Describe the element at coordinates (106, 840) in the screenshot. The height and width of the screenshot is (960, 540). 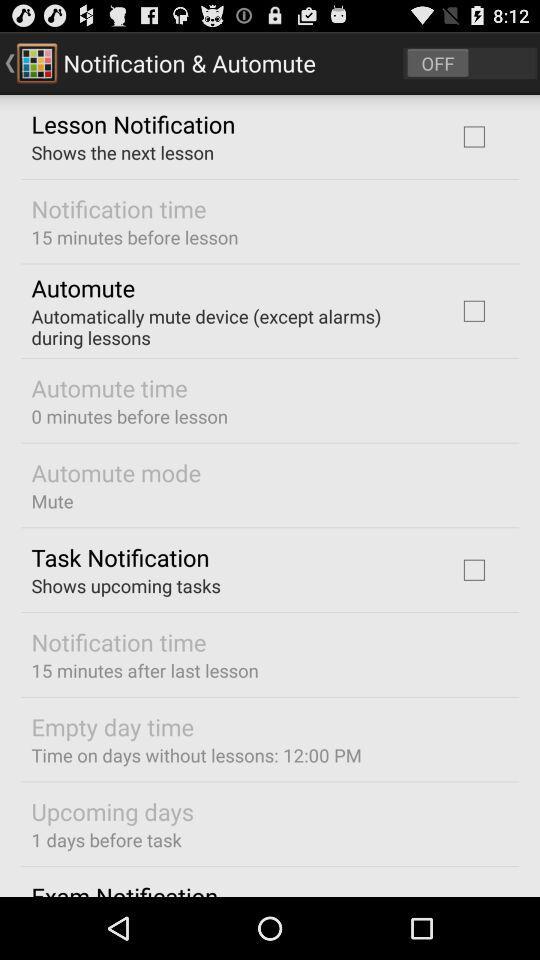
I see `the 1 days before icon` at that location.